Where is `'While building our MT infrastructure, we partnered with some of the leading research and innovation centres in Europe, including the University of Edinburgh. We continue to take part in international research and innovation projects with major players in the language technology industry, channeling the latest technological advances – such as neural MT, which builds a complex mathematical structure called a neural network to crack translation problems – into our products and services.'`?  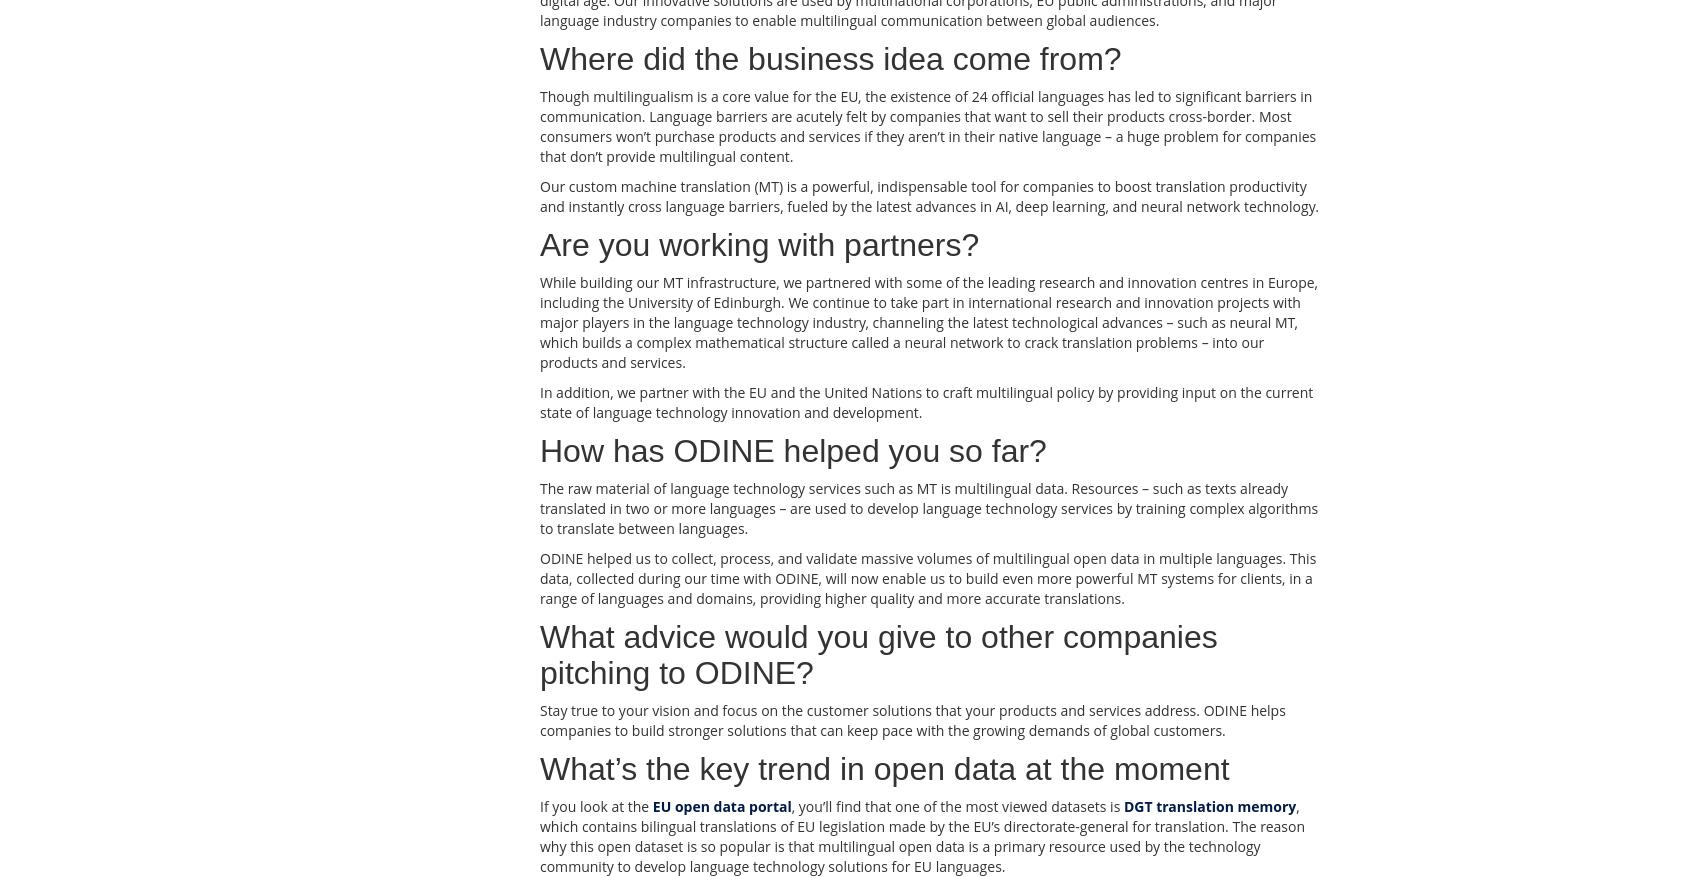
'While building our MT infrastructure, we partnered with some of the leading research and innovation centres in Europe, including the University of Edinburgh. We continue to take part in international research and innovation projects with major players in the language technology industry, channeling the latest technological advances – such as neural MT, which builds a complex mathematical structure called a neural network to crack translation problems – into our products and services.' is located at coordinates (928, 322).